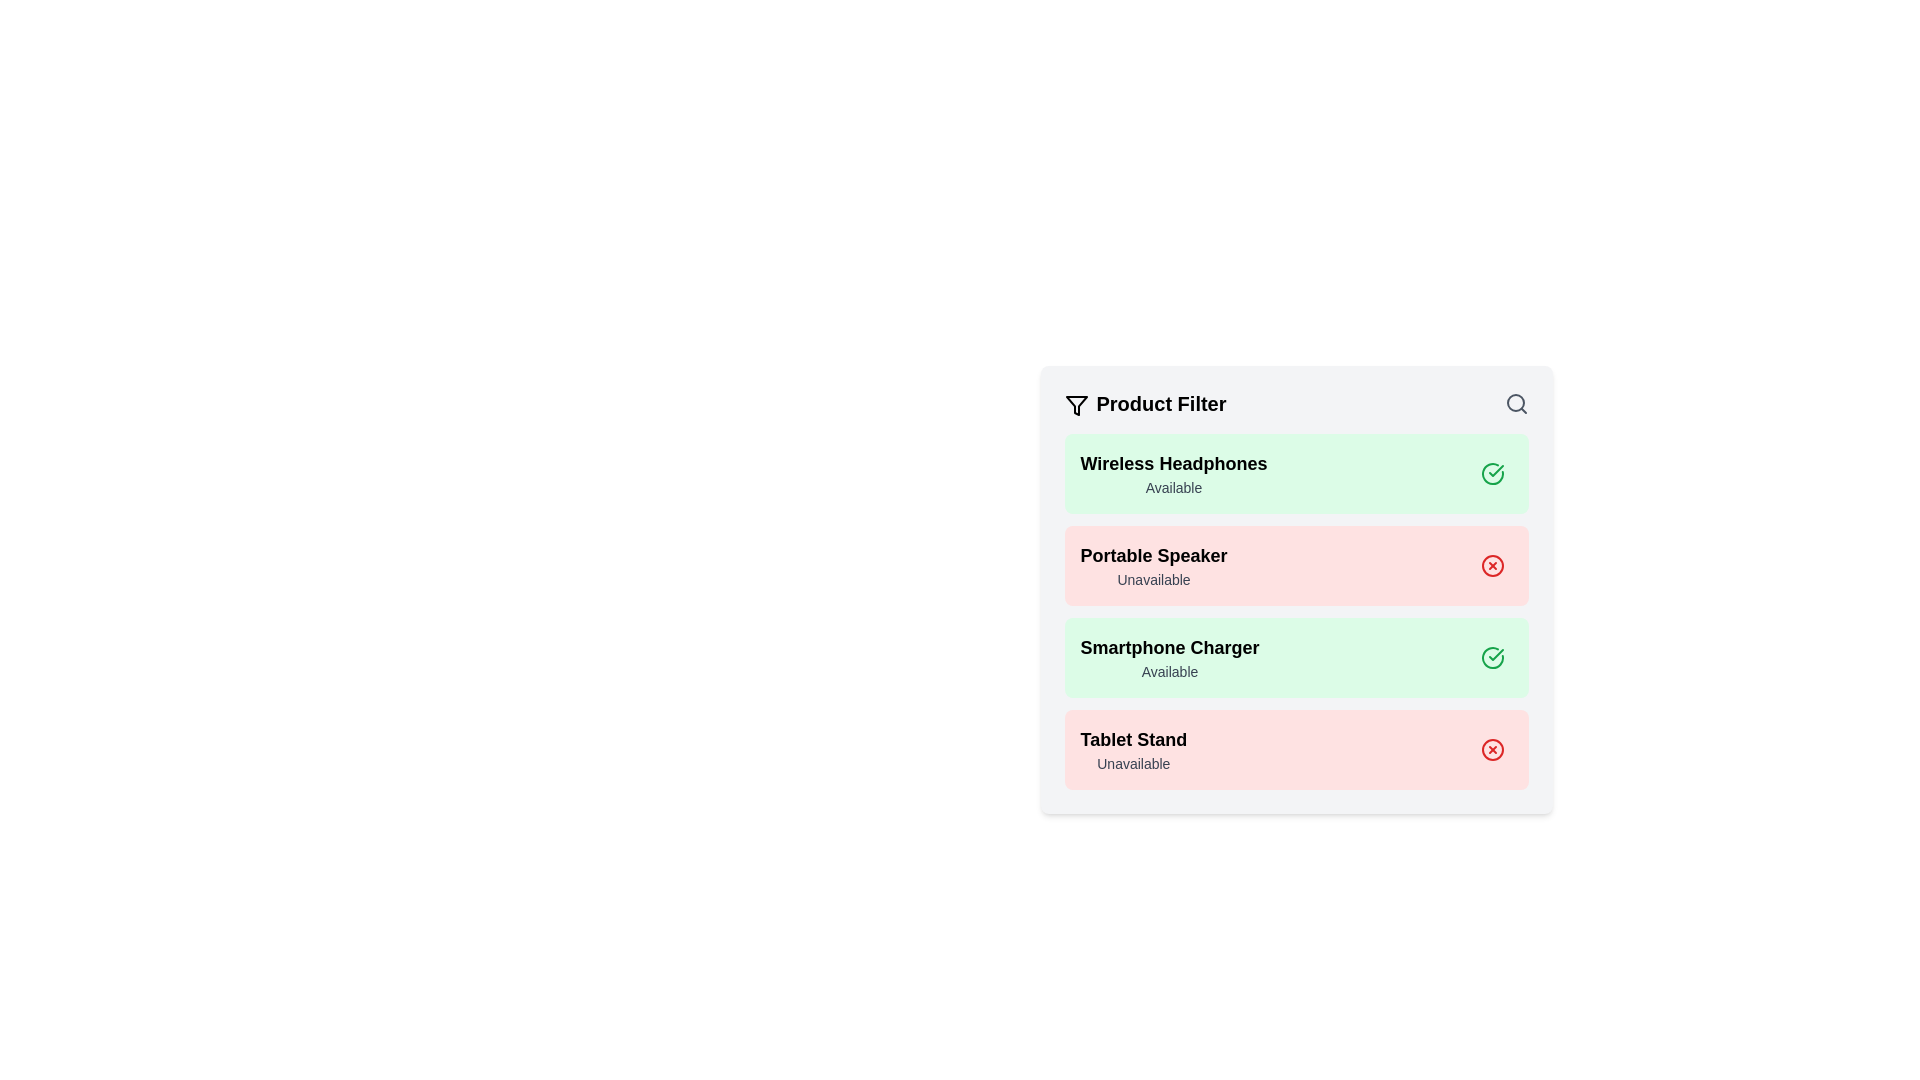 The image size is (1920, 1080). I want to click on the Circular Button with Icon to change its background color, which is located at the far right of the 'Portable Speaker' row in the product list, so click(1492, 566).